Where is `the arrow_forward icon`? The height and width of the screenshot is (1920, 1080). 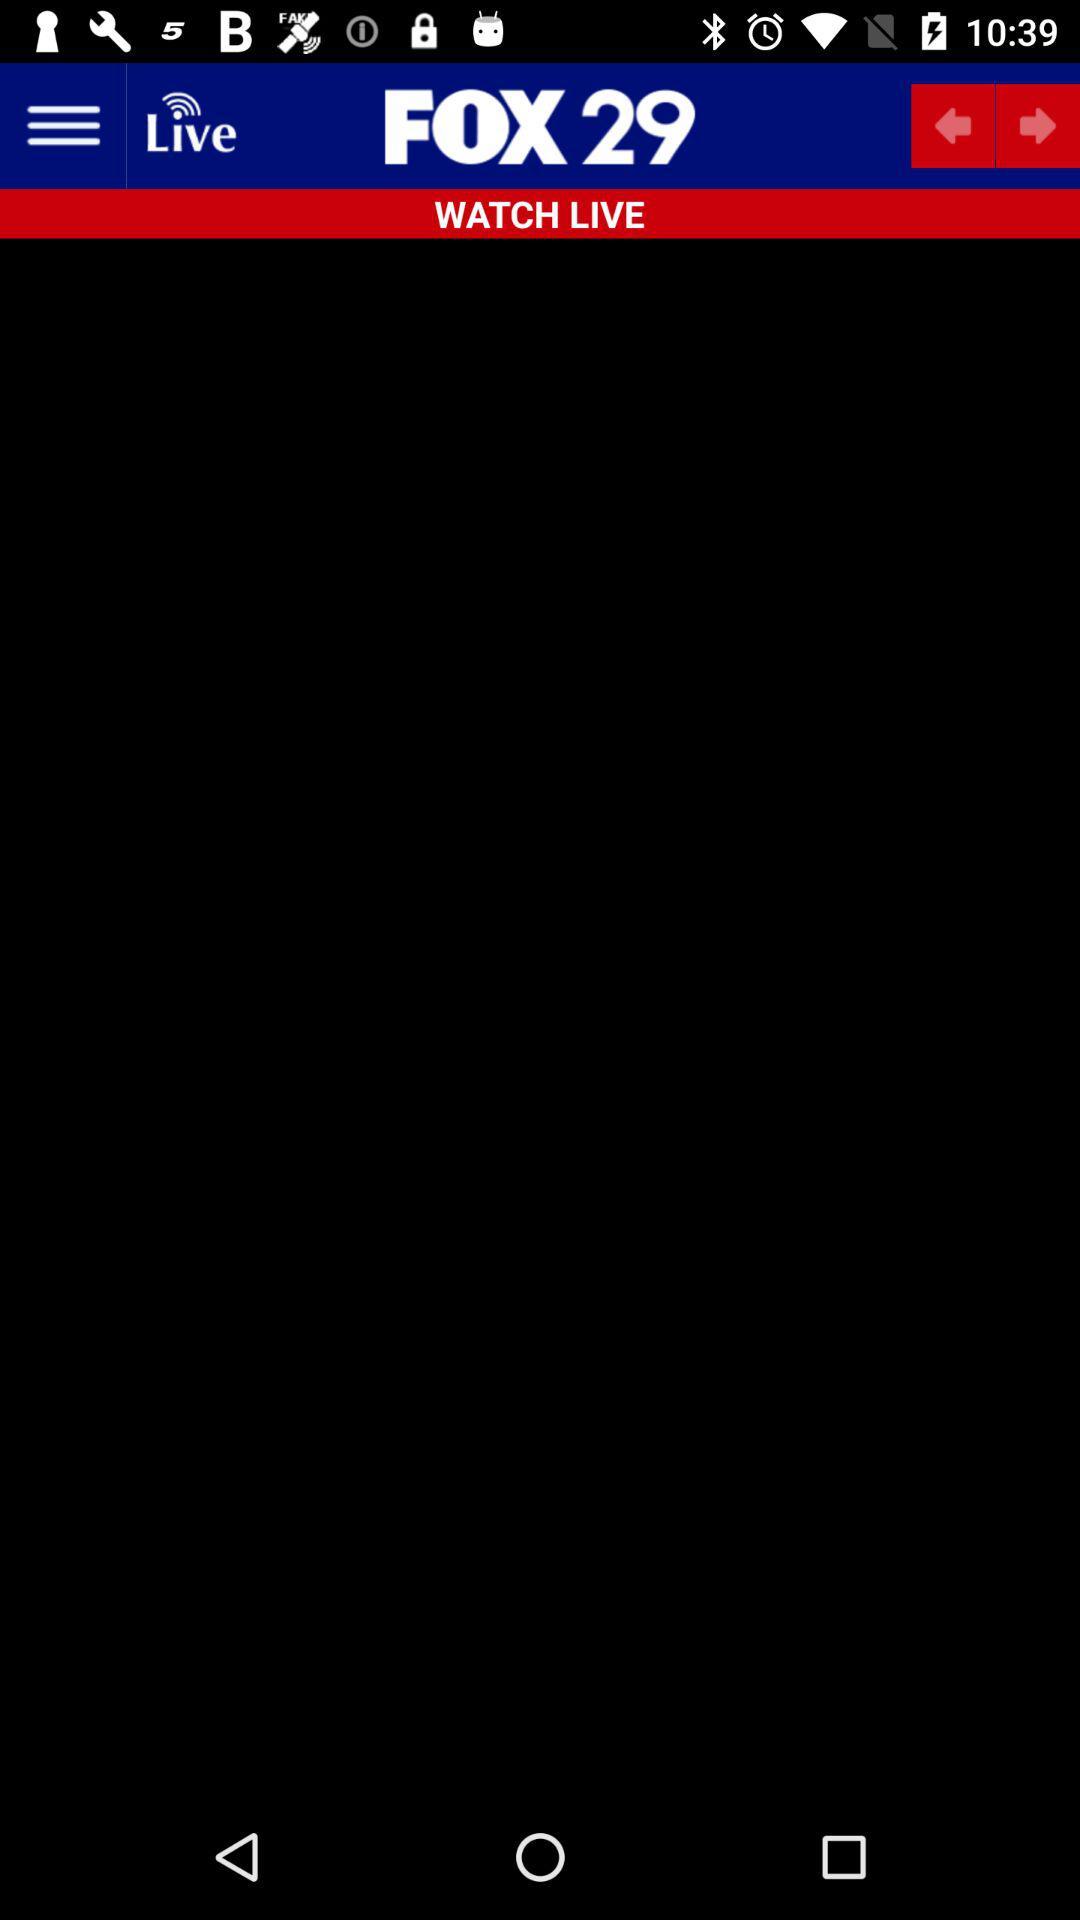
the arrow_forward icon is located at coordinates (1036, 124).